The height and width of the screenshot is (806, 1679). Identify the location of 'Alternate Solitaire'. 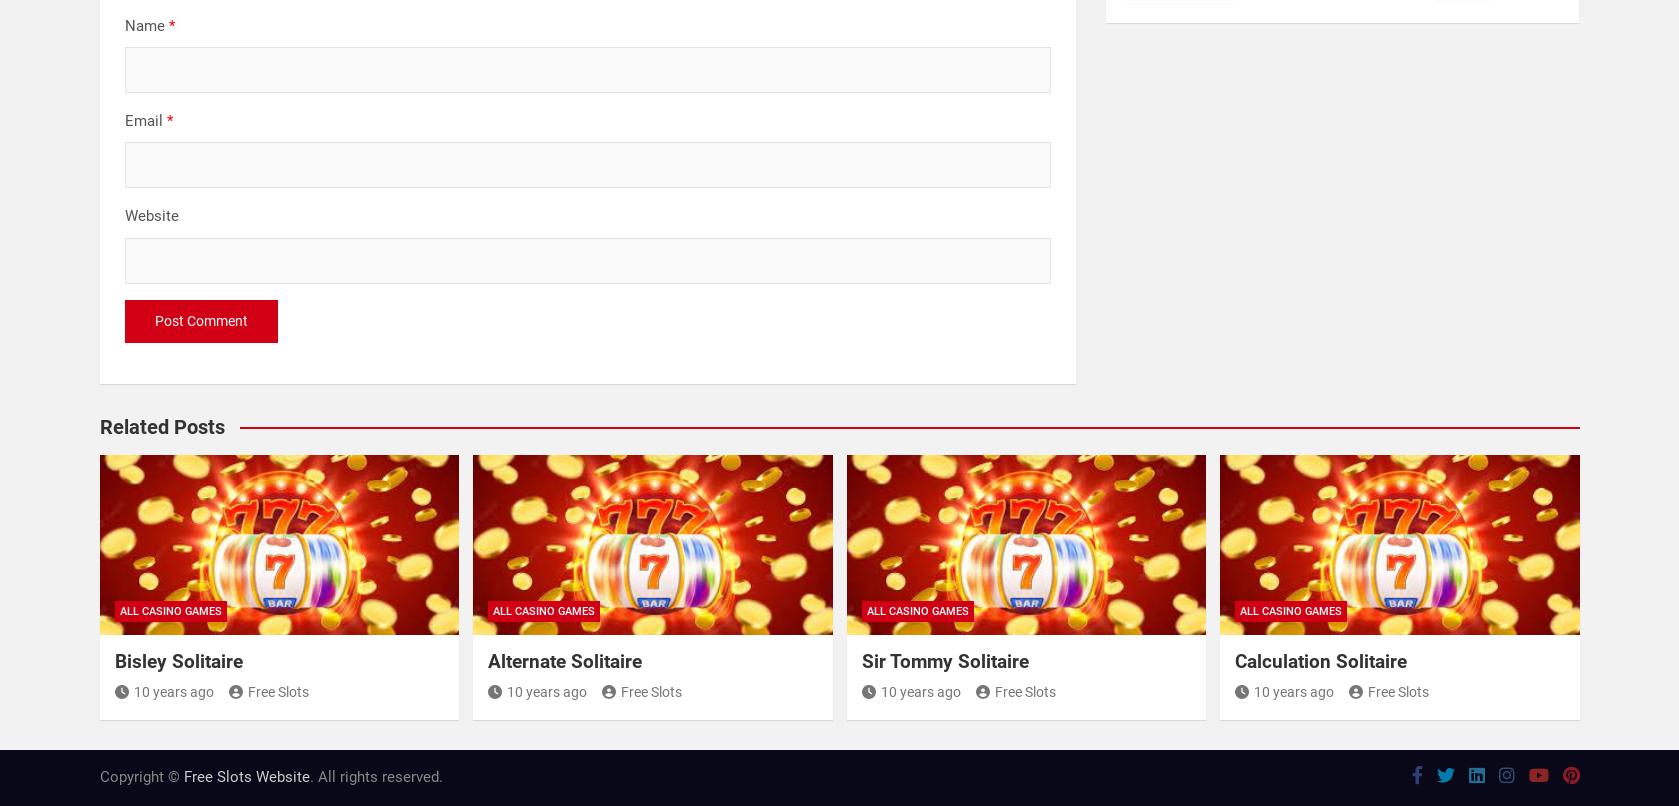
(487, 660).